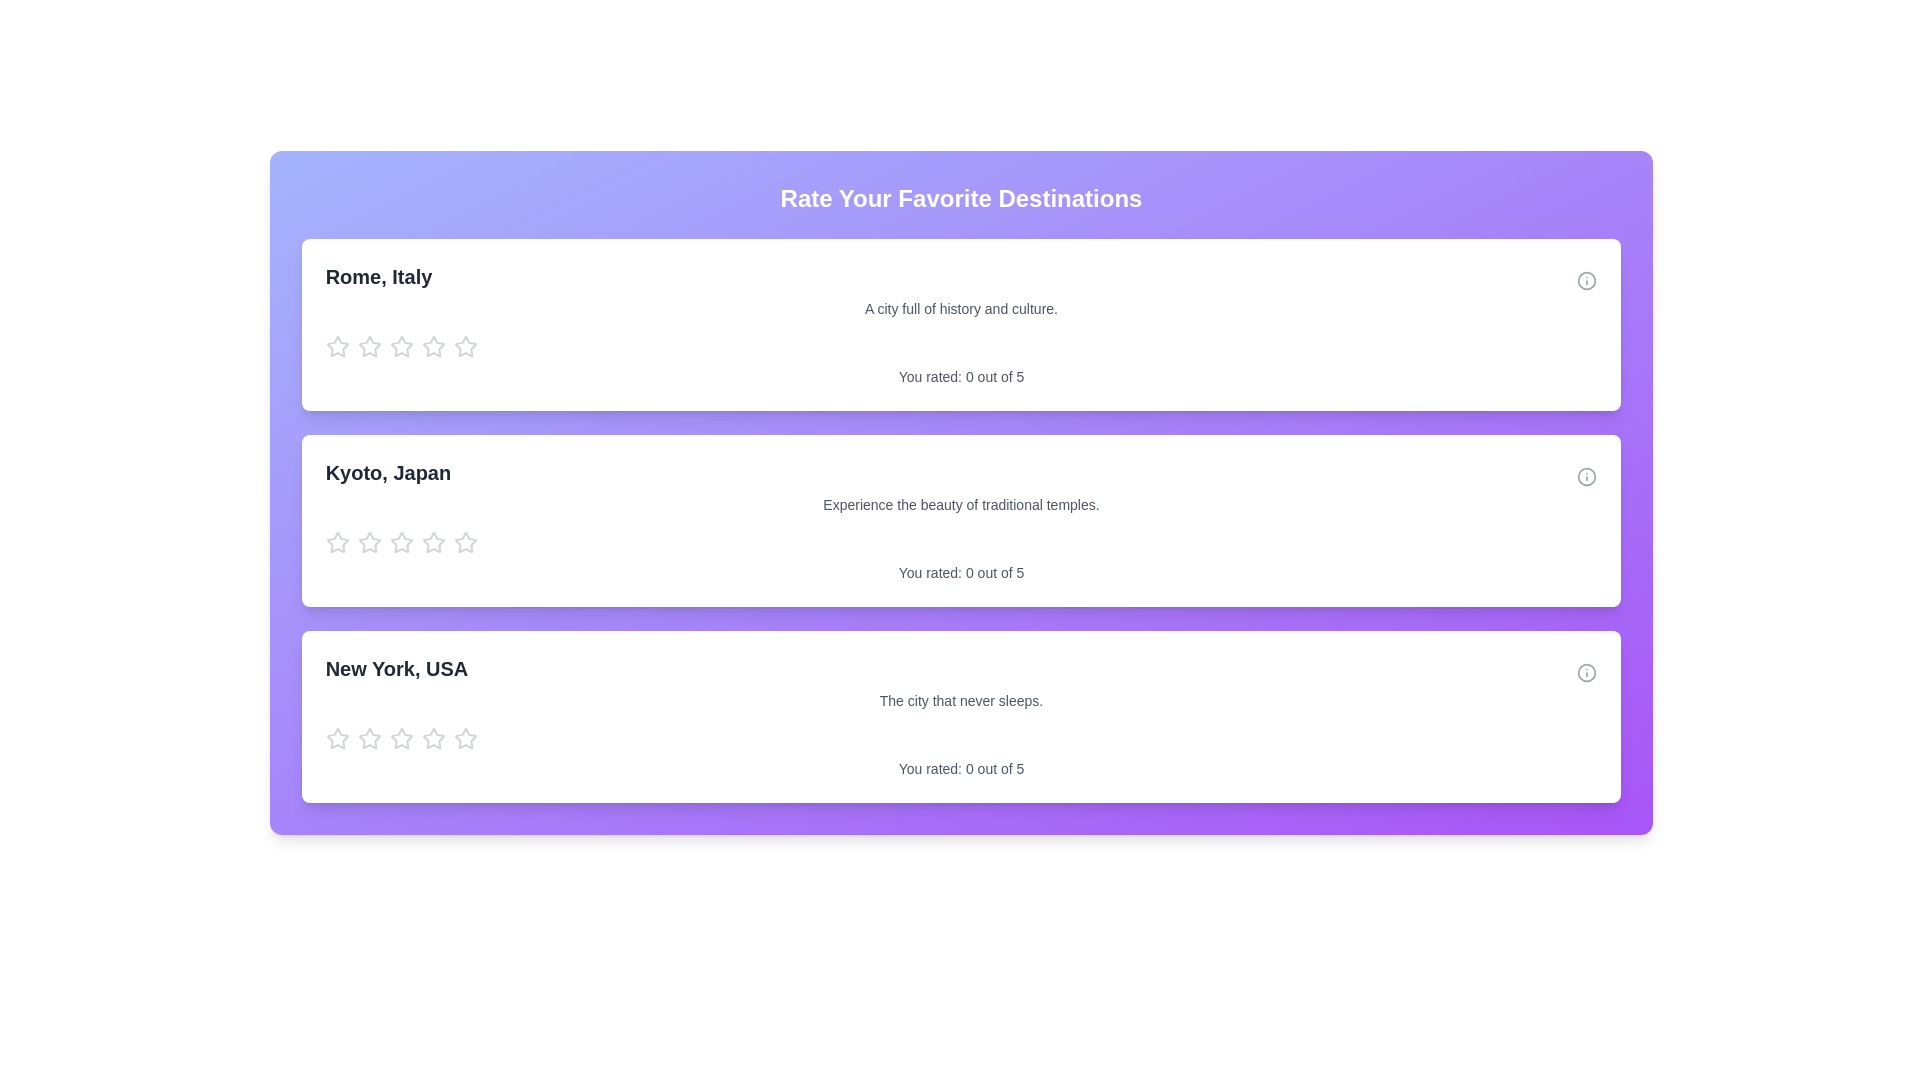 The height and width of the screenshot is (1080, 1920). What do you see at coordinates (337, 543) in the screenshot?
I see `the first star icon in the star rating section to rate 'Kyoto, Japan'` at bounding box center [337, 543].